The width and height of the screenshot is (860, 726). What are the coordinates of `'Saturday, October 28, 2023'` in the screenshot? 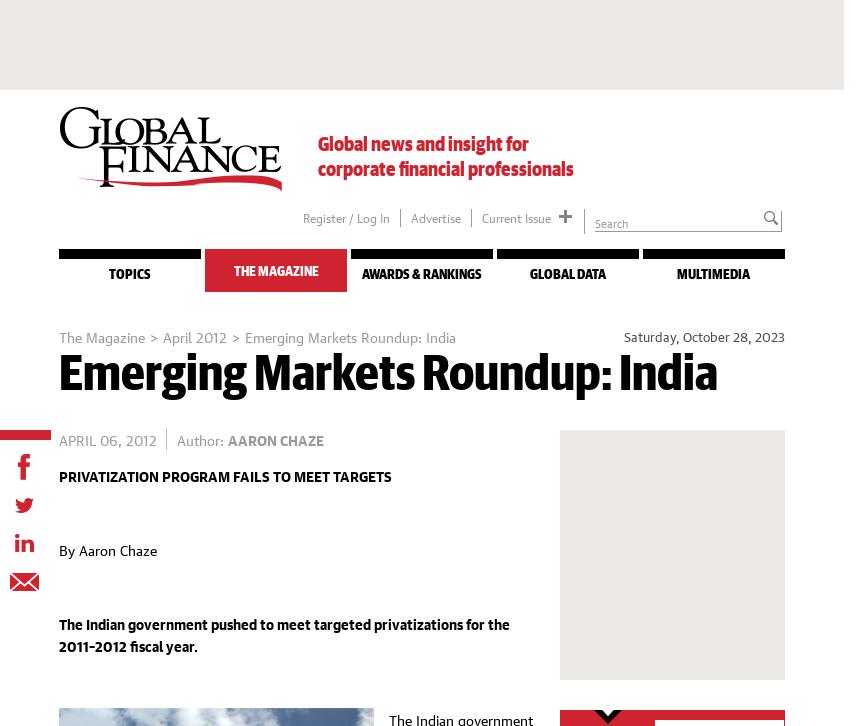 It's located at (702, 334).